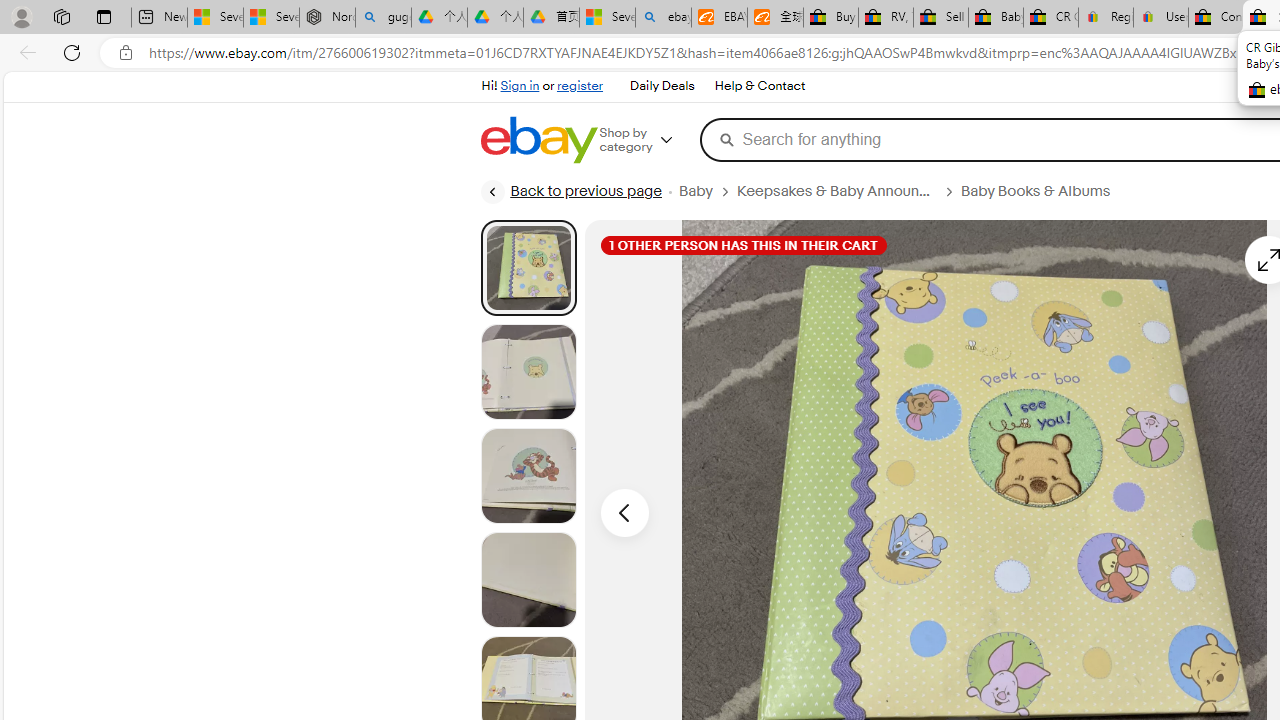  Describe the element at coordinates (21, 16) in the screenshot. I see `'Personal Profile'` at that location.